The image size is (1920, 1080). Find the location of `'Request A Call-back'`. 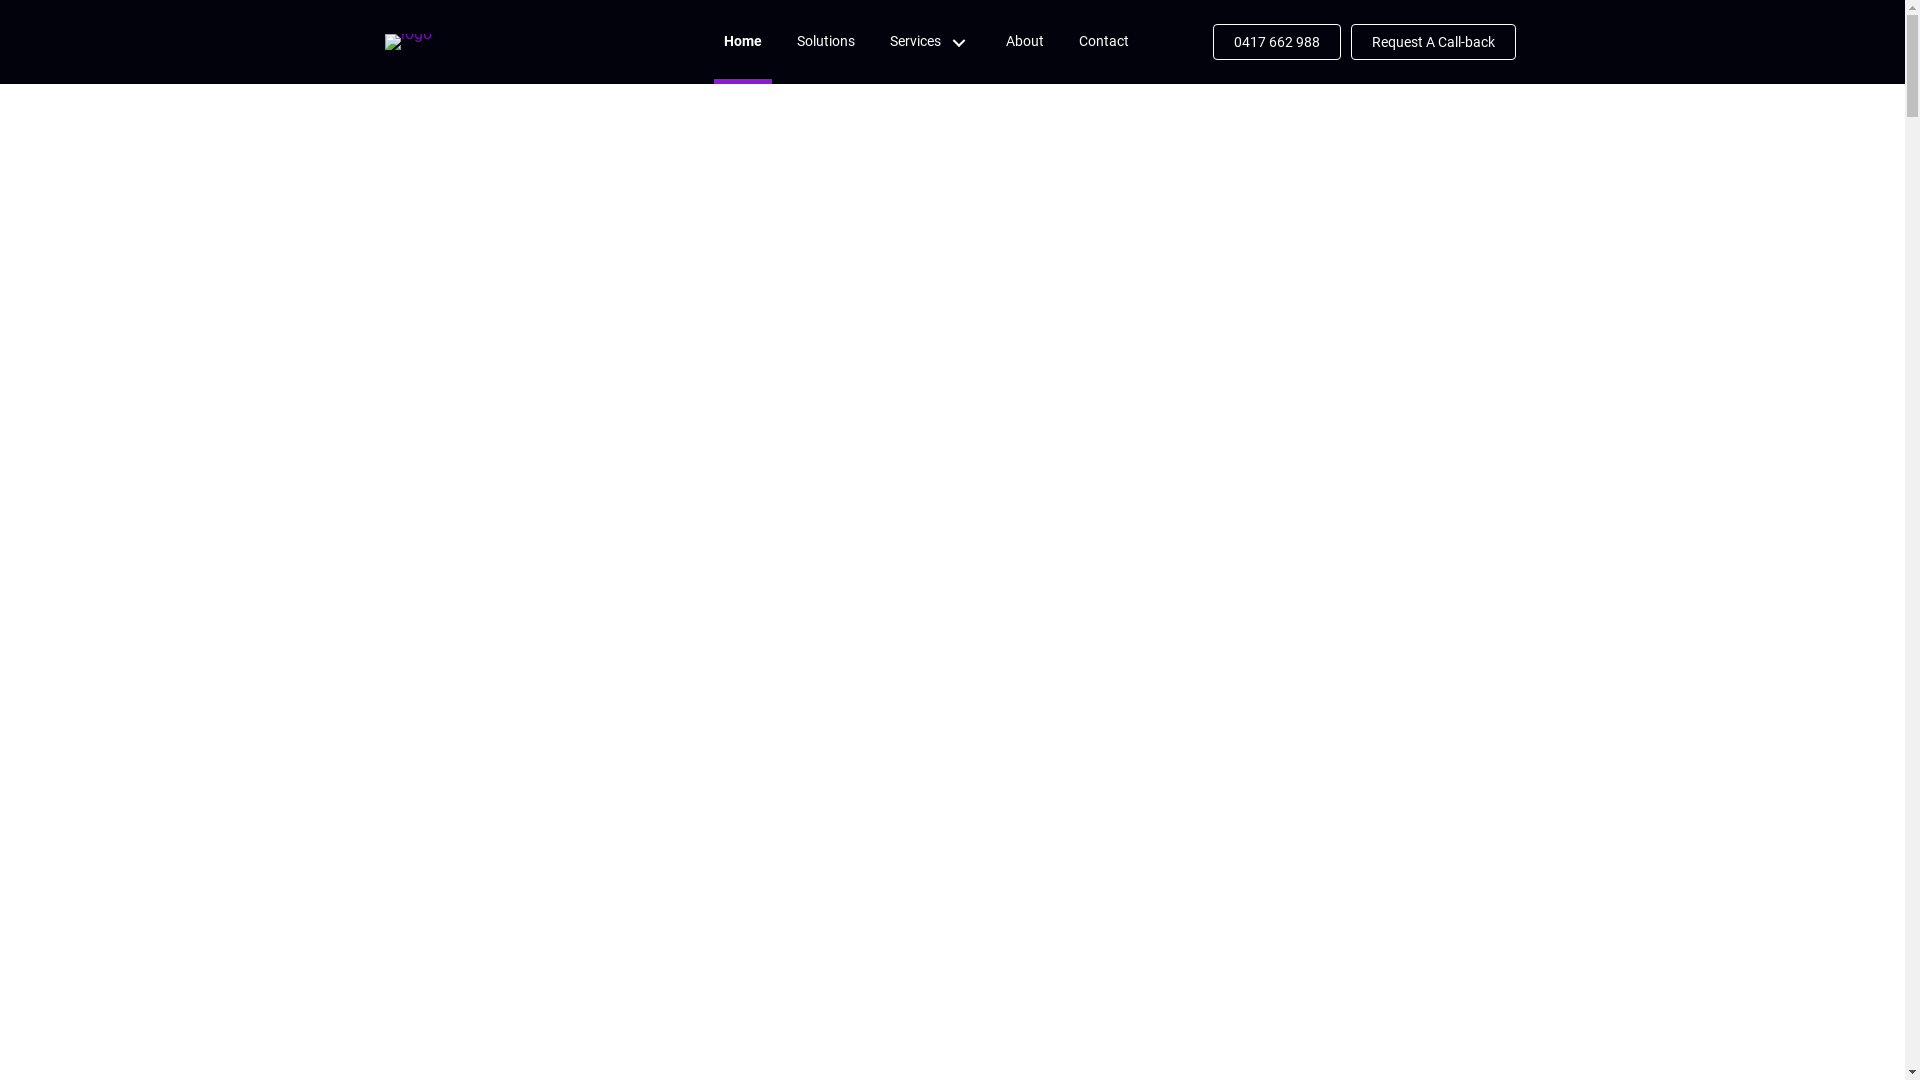

'Request A Call-back' is located at coordinates (1349, 42).